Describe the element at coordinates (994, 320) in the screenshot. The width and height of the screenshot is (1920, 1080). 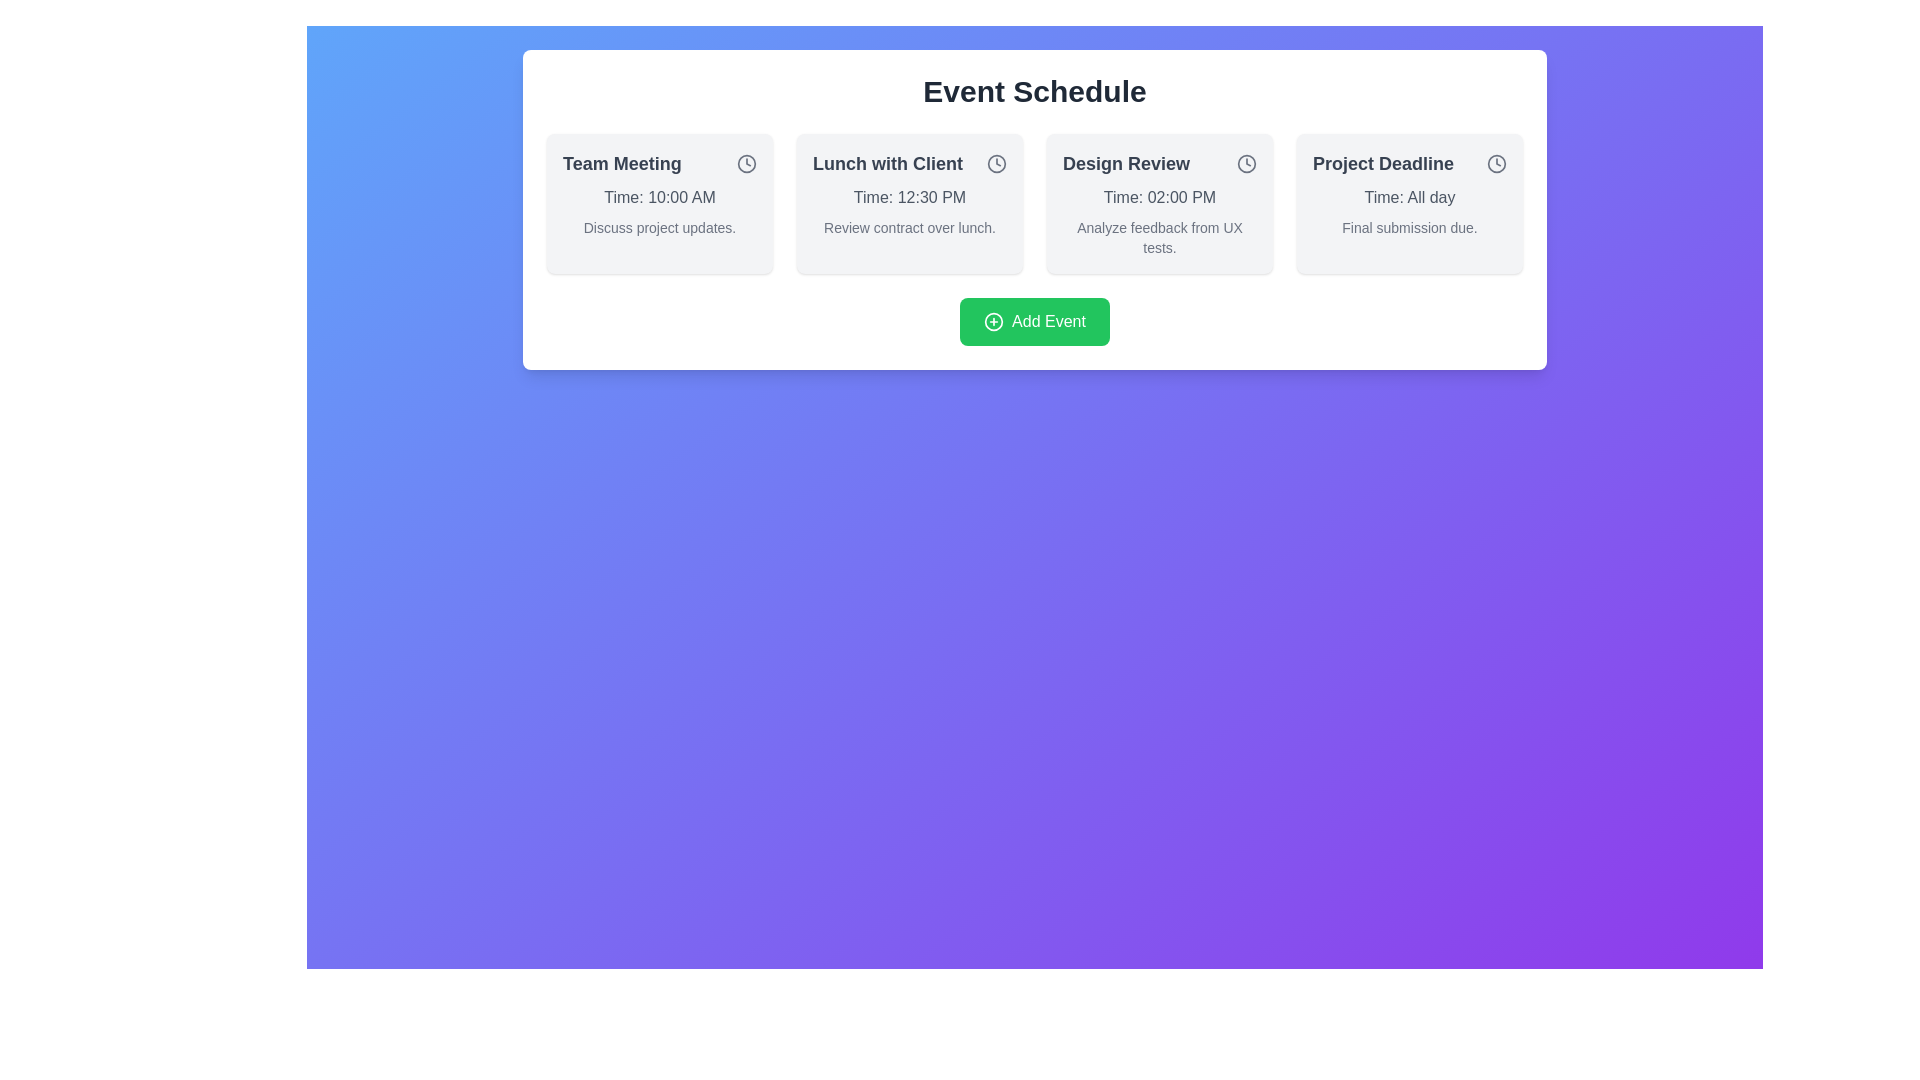
I see `the green circular icon representing a plus symbol, which is part of the 'Add Event' button located centrally below the row of events` at that location.